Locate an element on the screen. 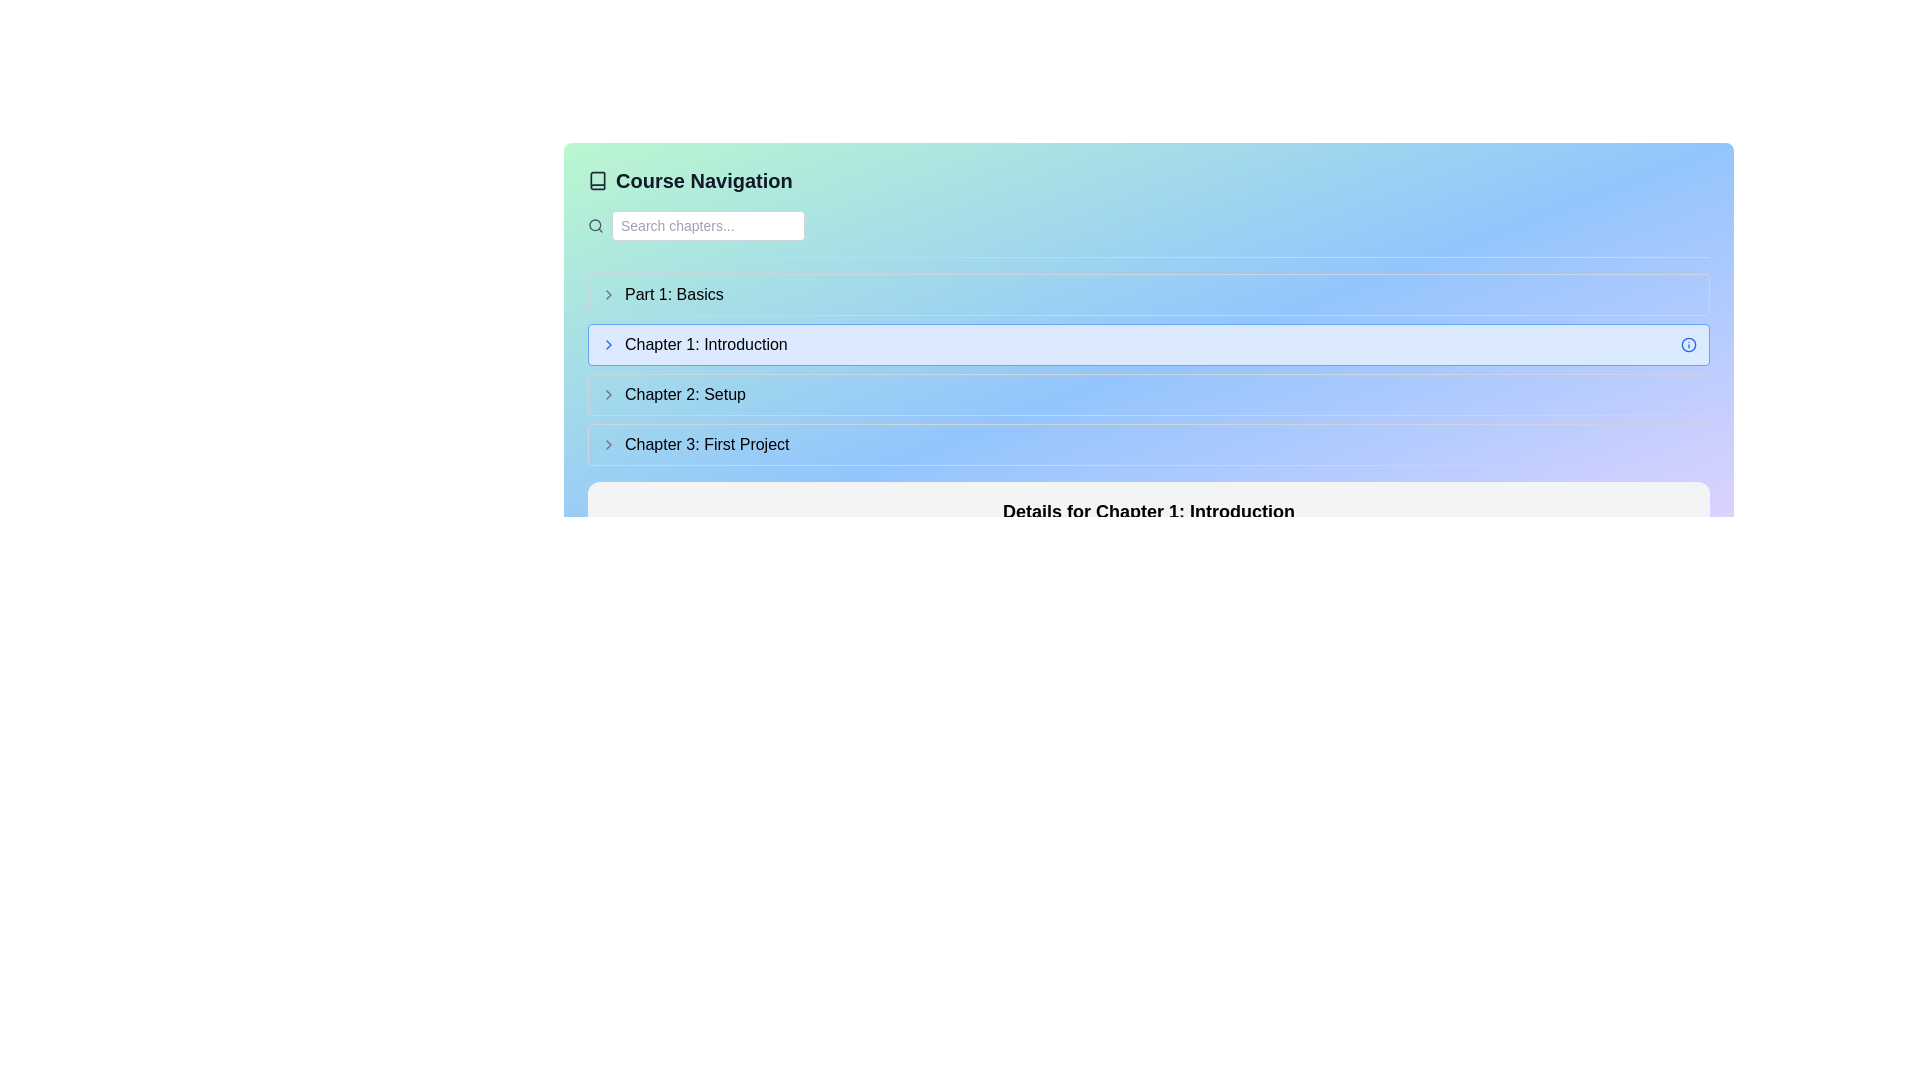 The width and height of the screenshot is (1920, 1080). the chevron icon located in the 'Course Navigation' section is located at coordinates (608, 443).